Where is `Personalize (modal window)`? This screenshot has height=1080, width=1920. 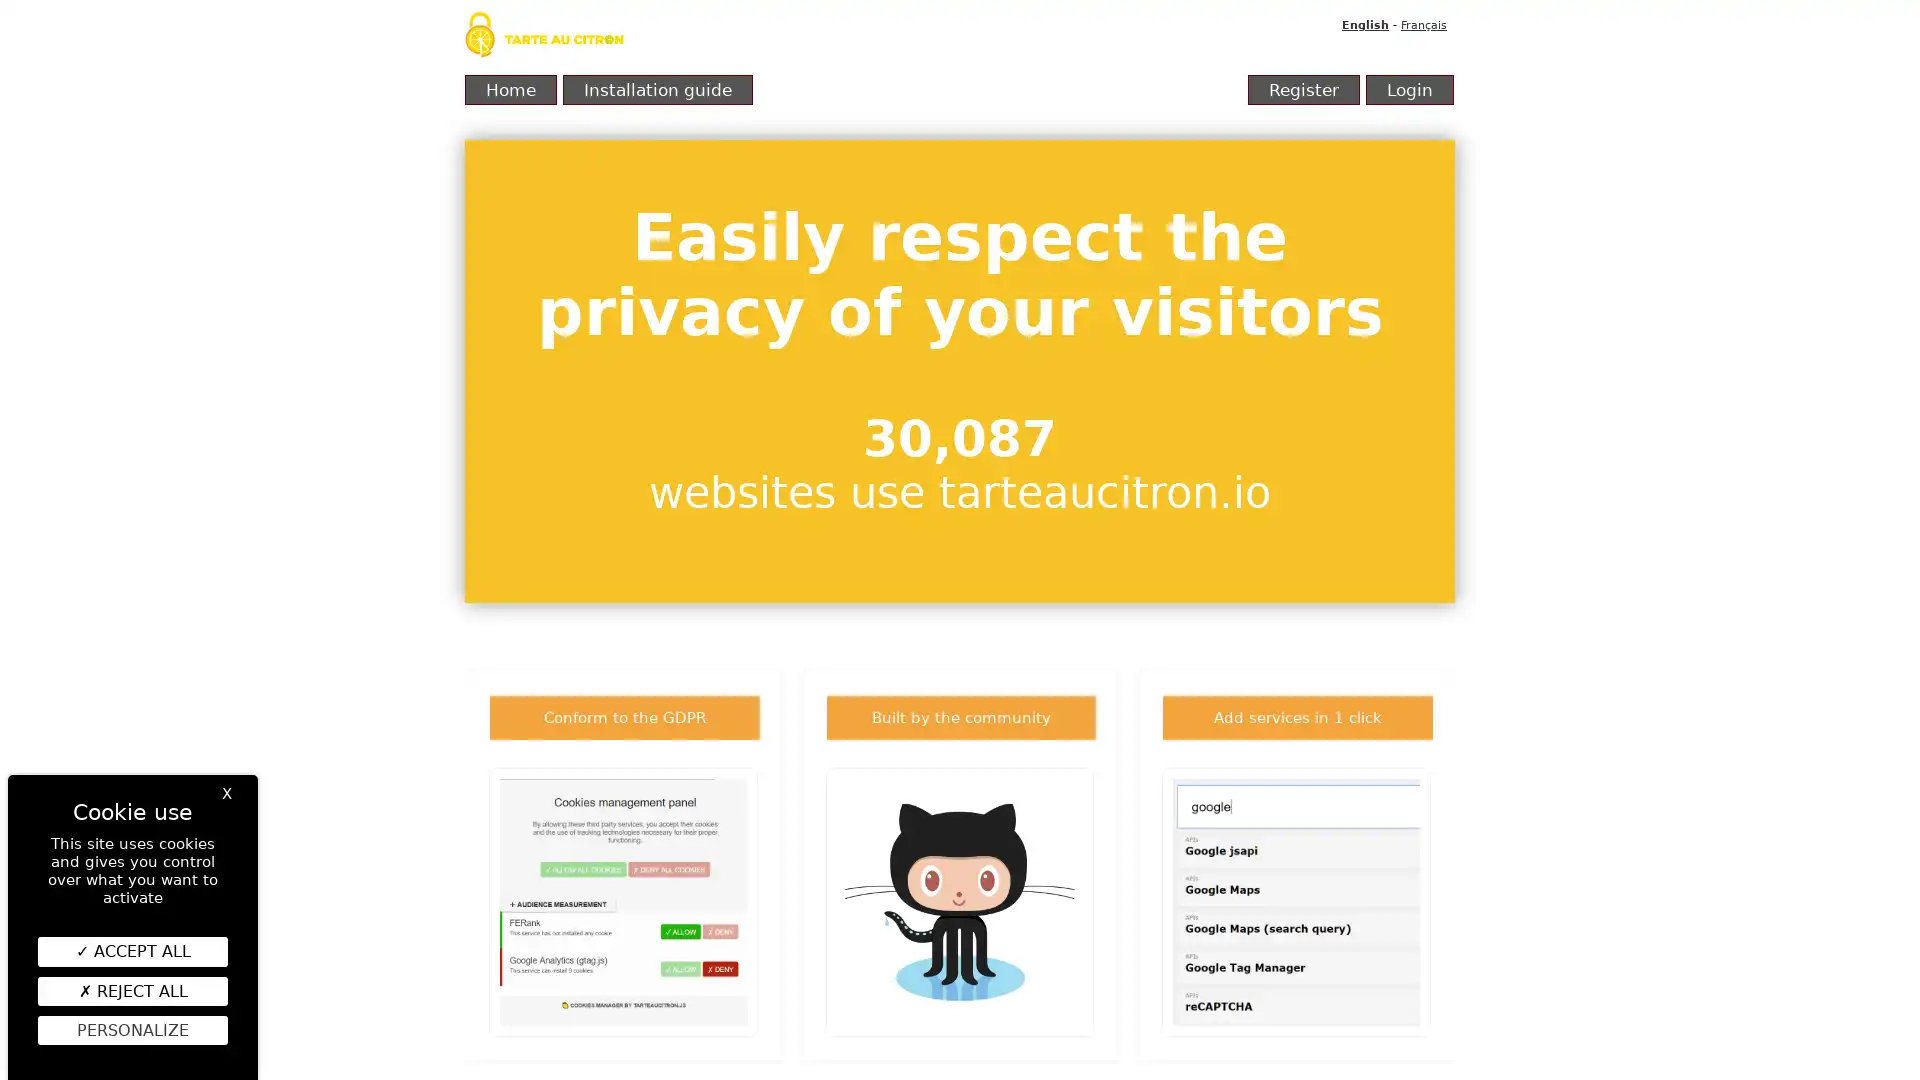 Personalize (modal window) is located at coordinates (132, 1029).